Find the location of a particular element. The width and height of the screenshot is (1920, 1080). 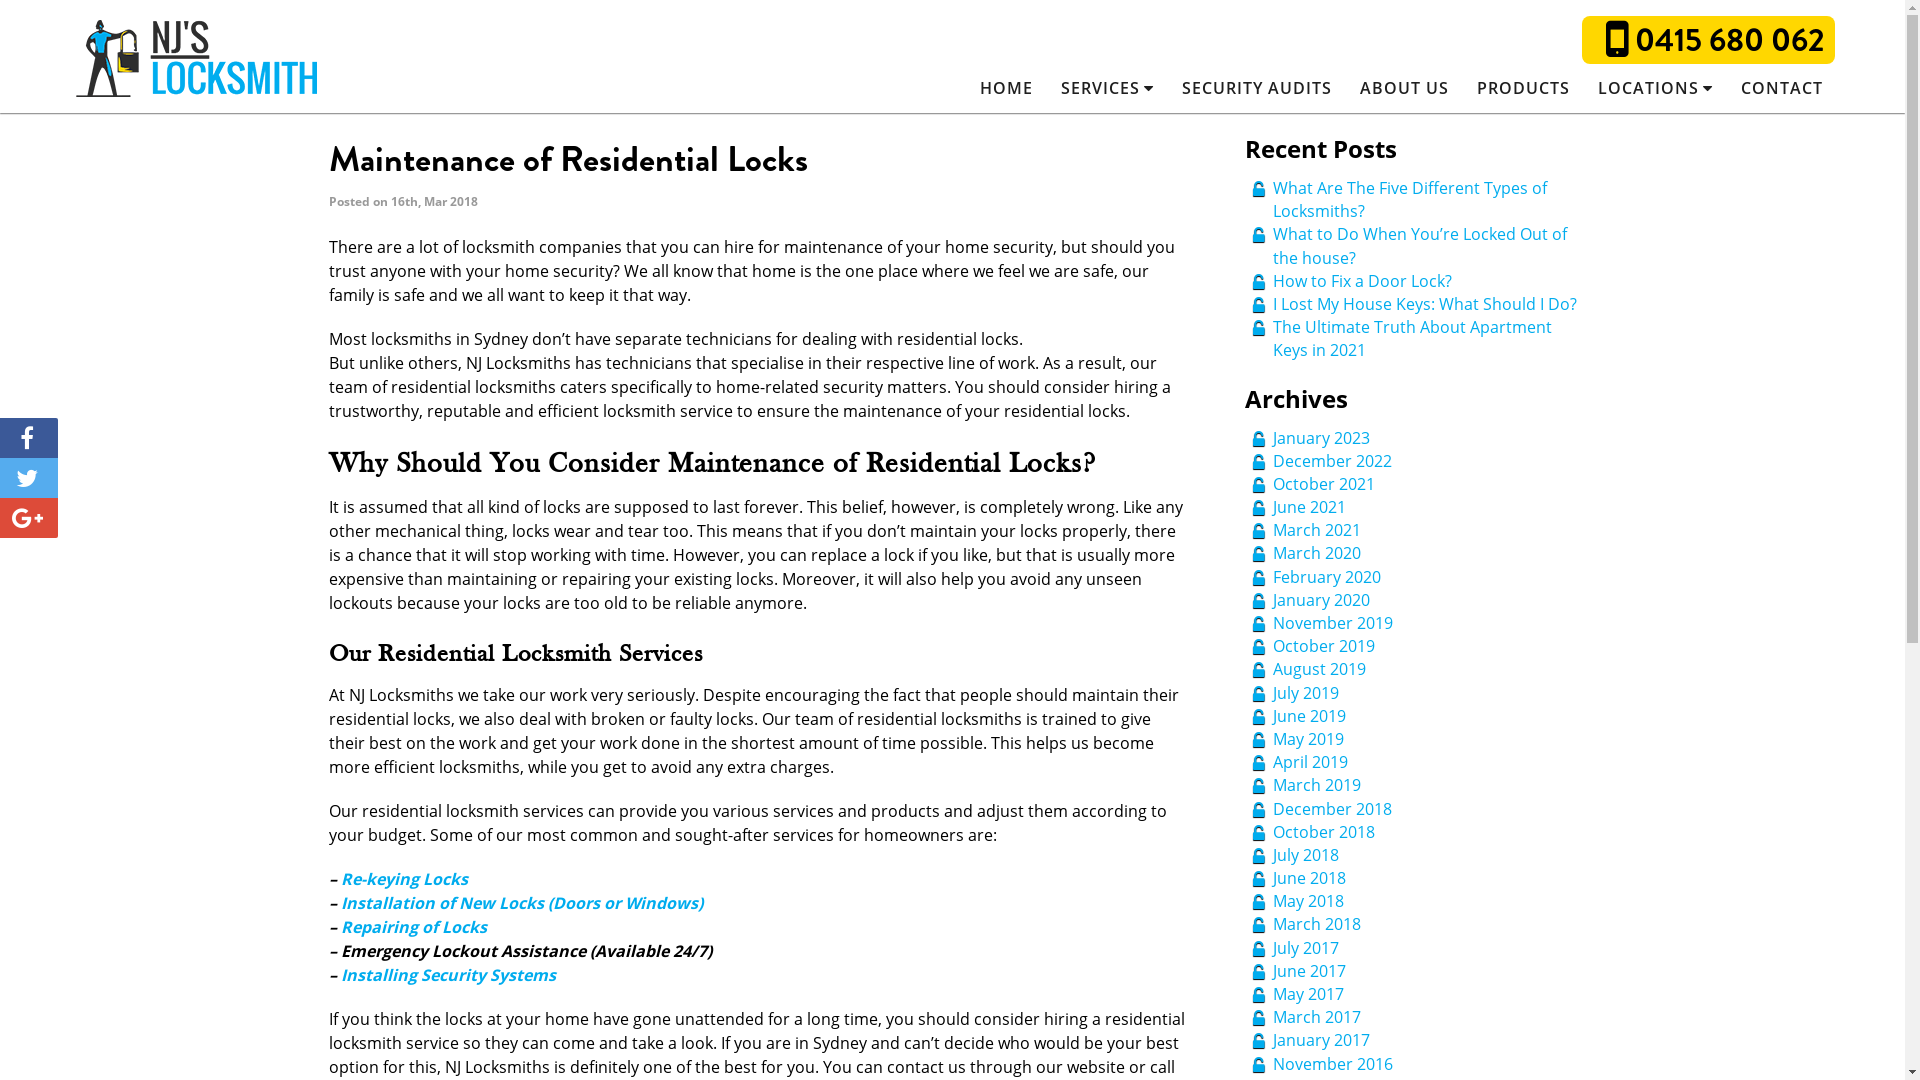

'October 2021' is located at coordinates (1271, 483).